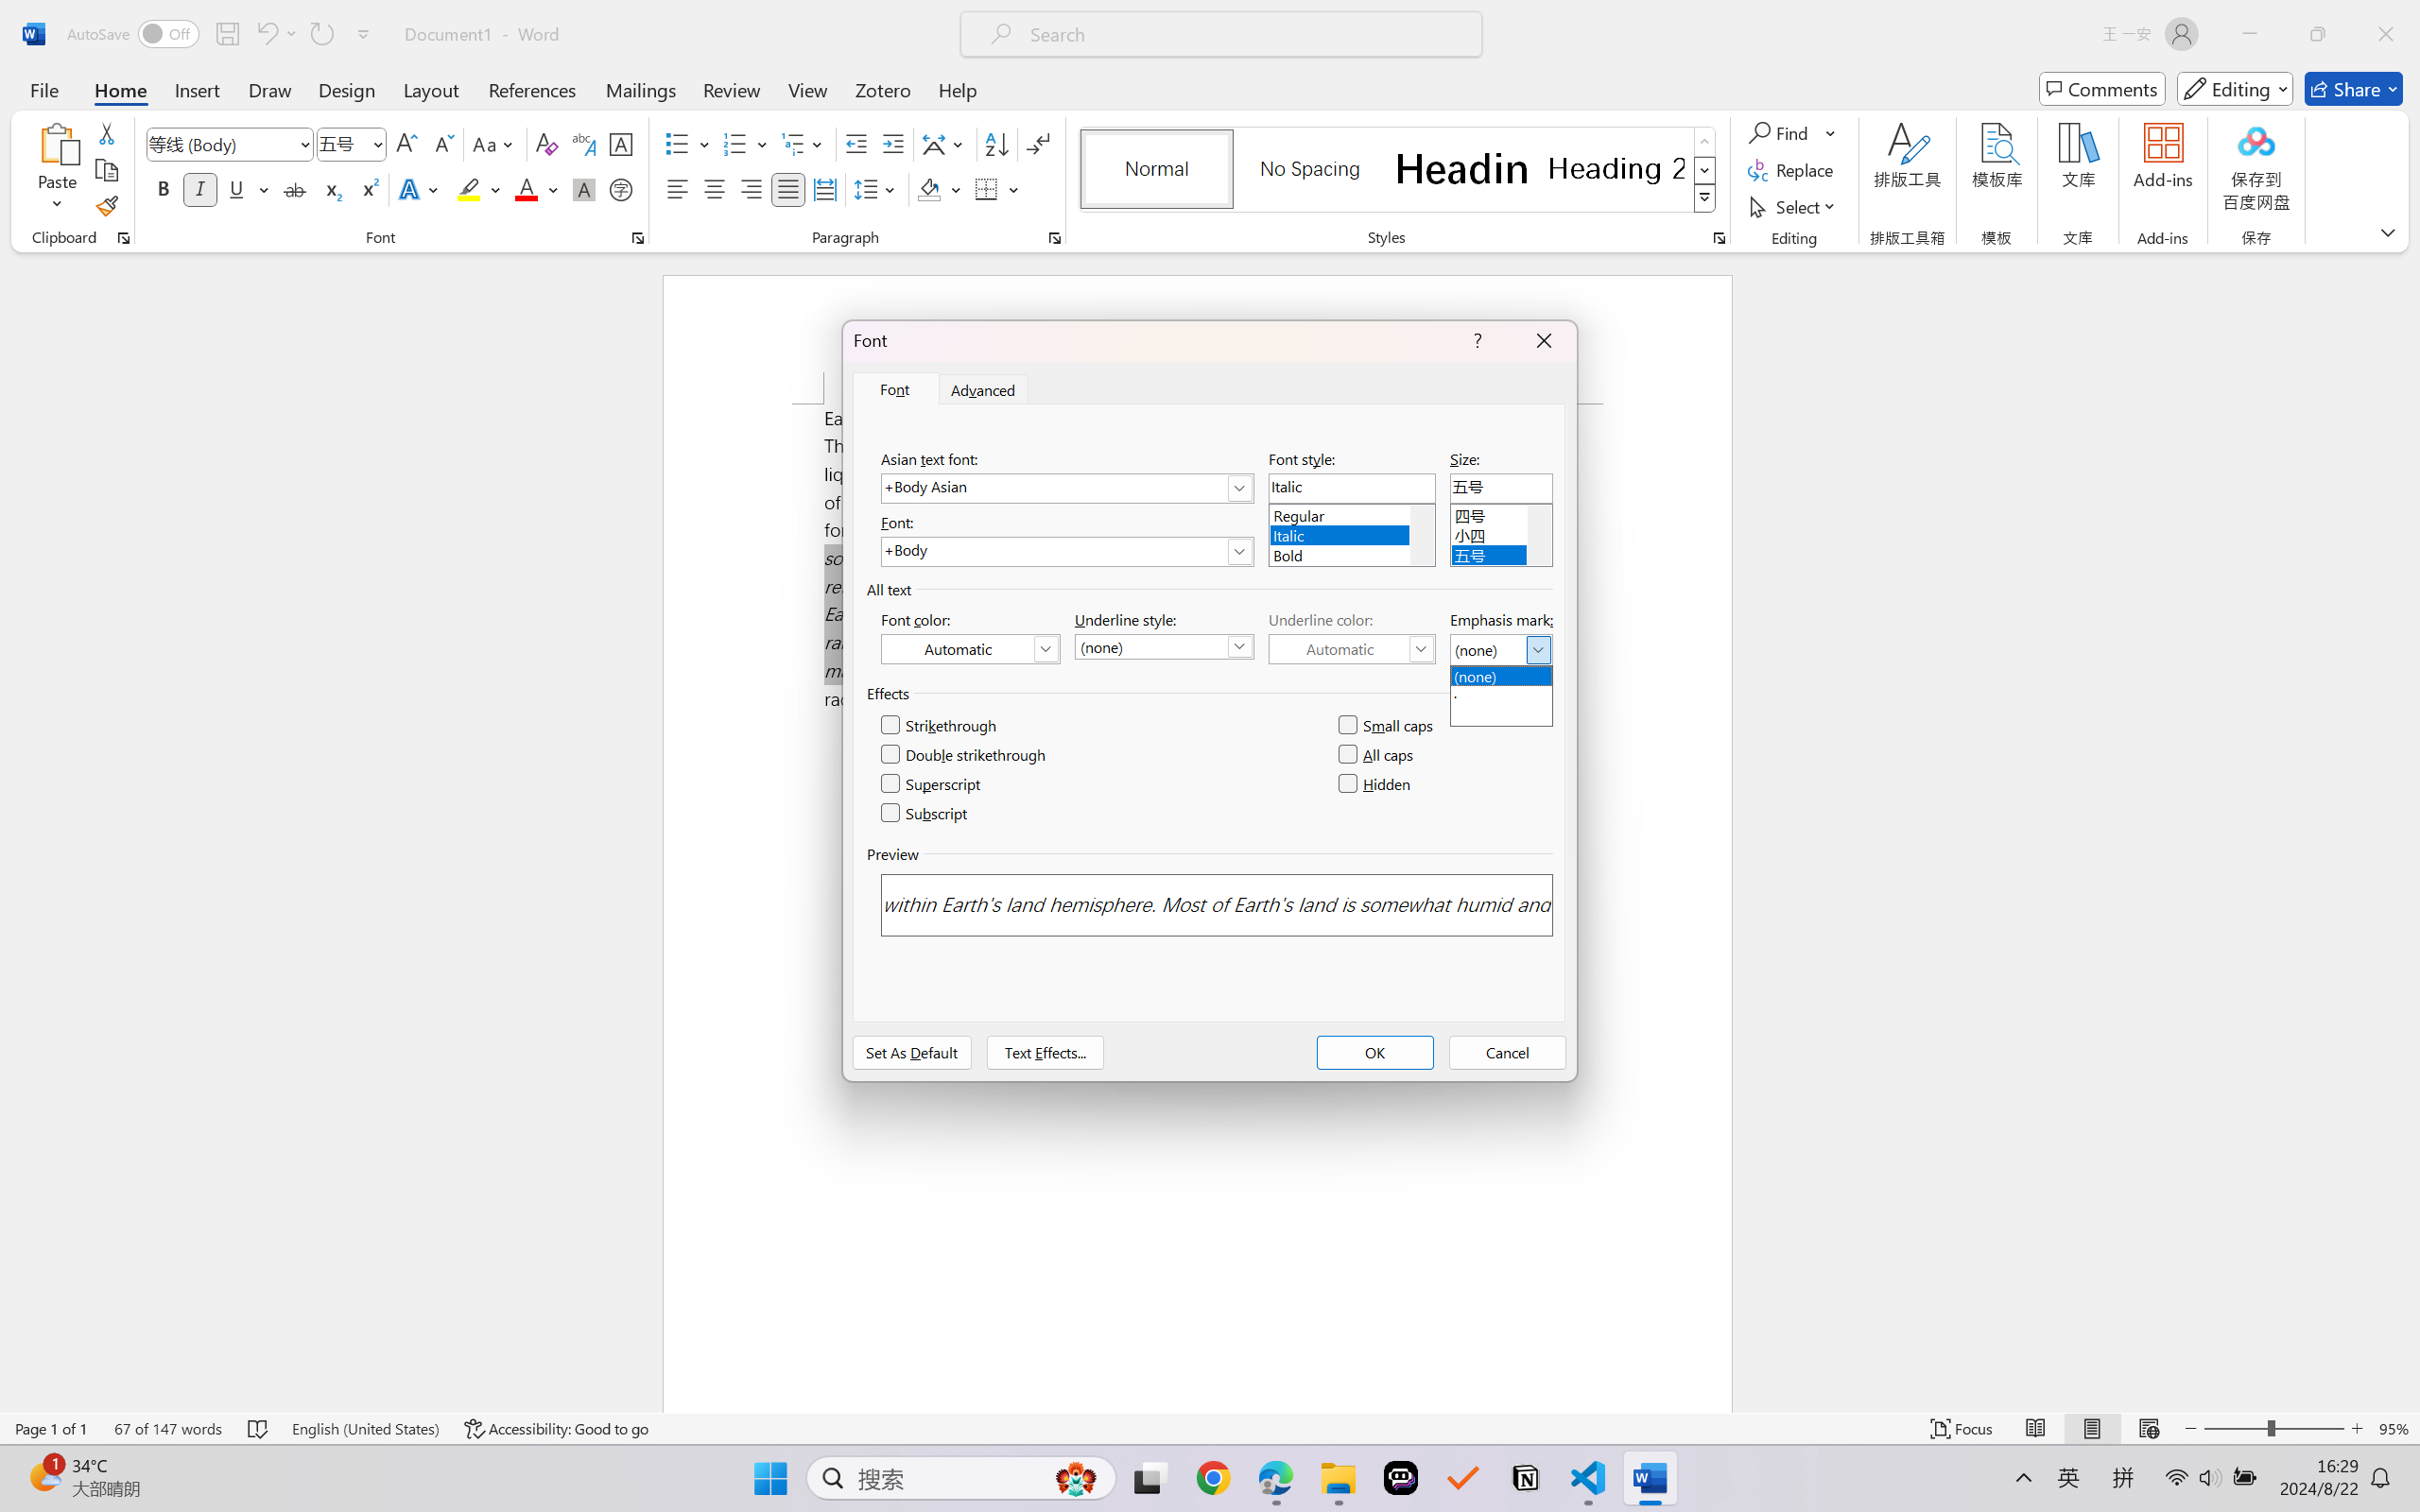 This screenshot has width=2420, height=1512. Describe the element at coordinates (823, 188) in the screenshot. I see `'Distributed'` at that location.